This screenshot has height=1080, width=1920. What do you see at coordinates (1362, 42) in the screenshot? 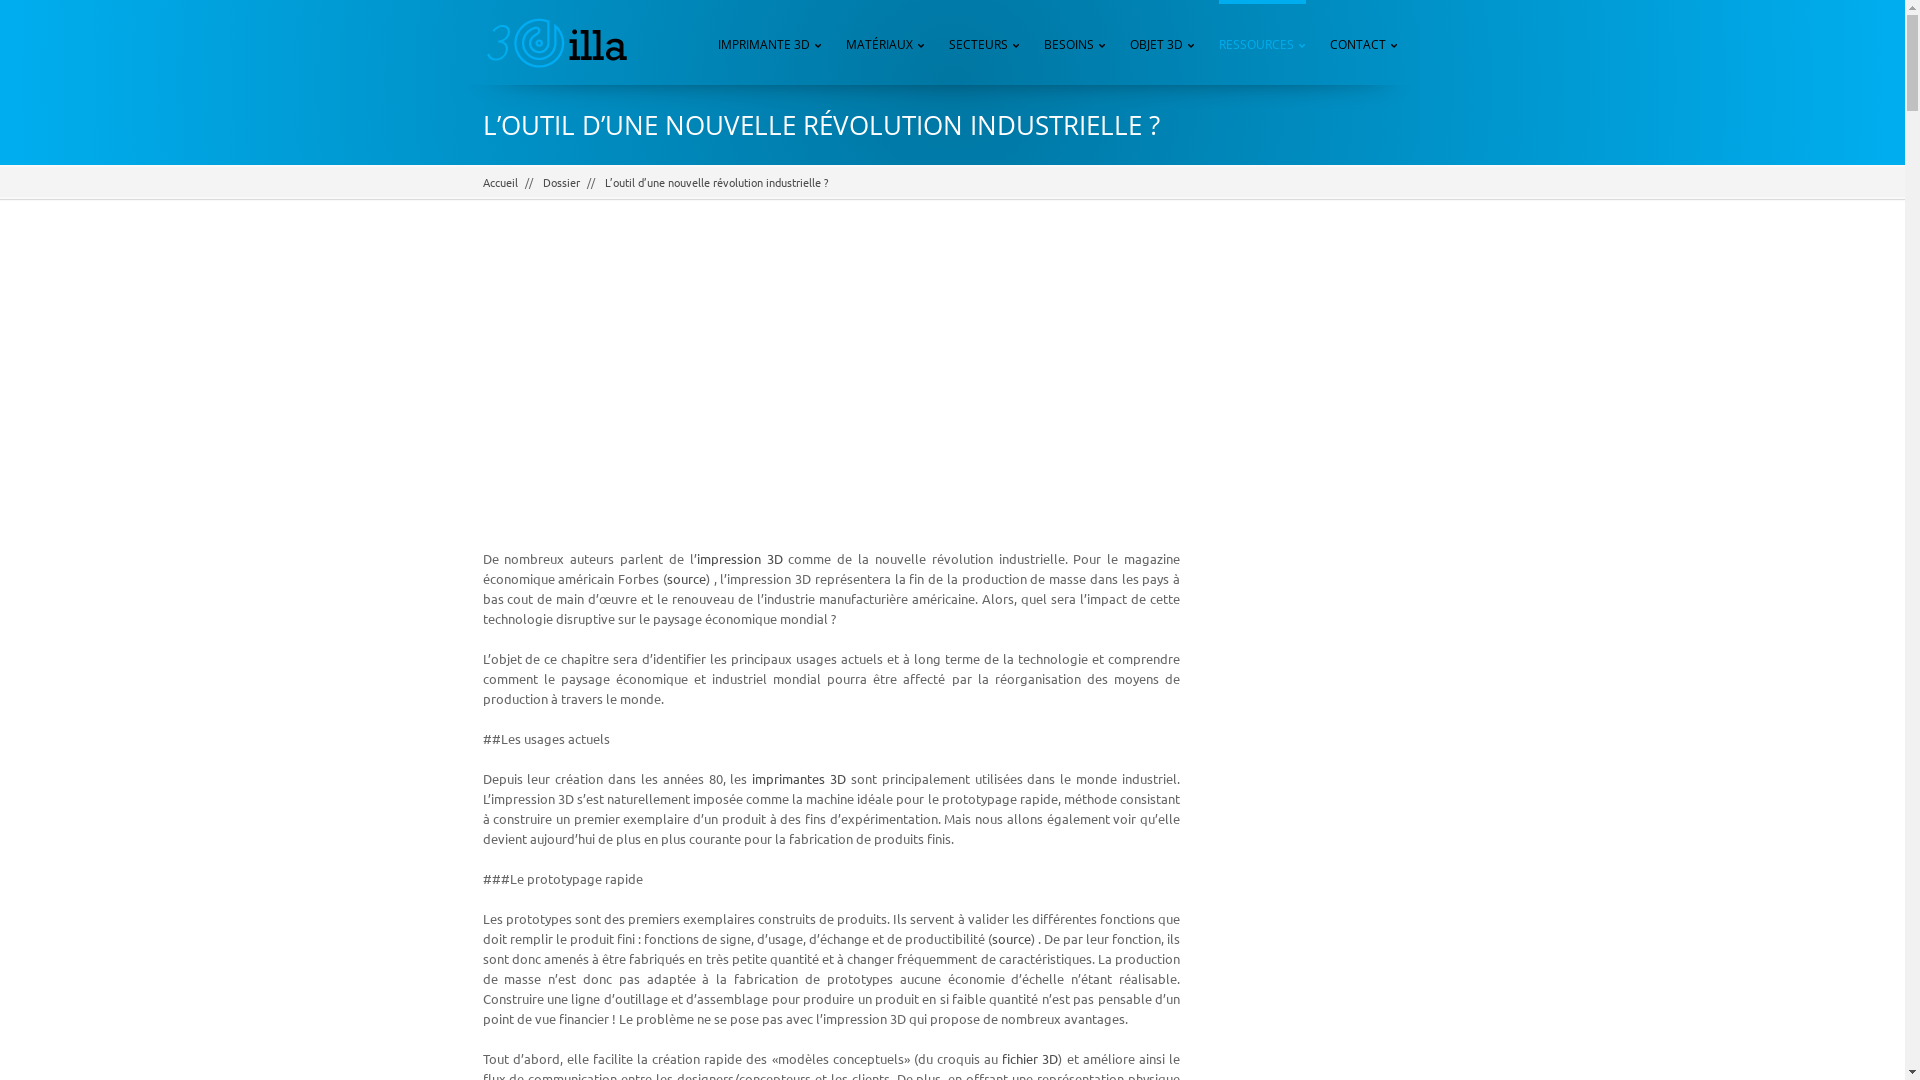
I see `'CONTACT'` at bounding box center [1362, 42].